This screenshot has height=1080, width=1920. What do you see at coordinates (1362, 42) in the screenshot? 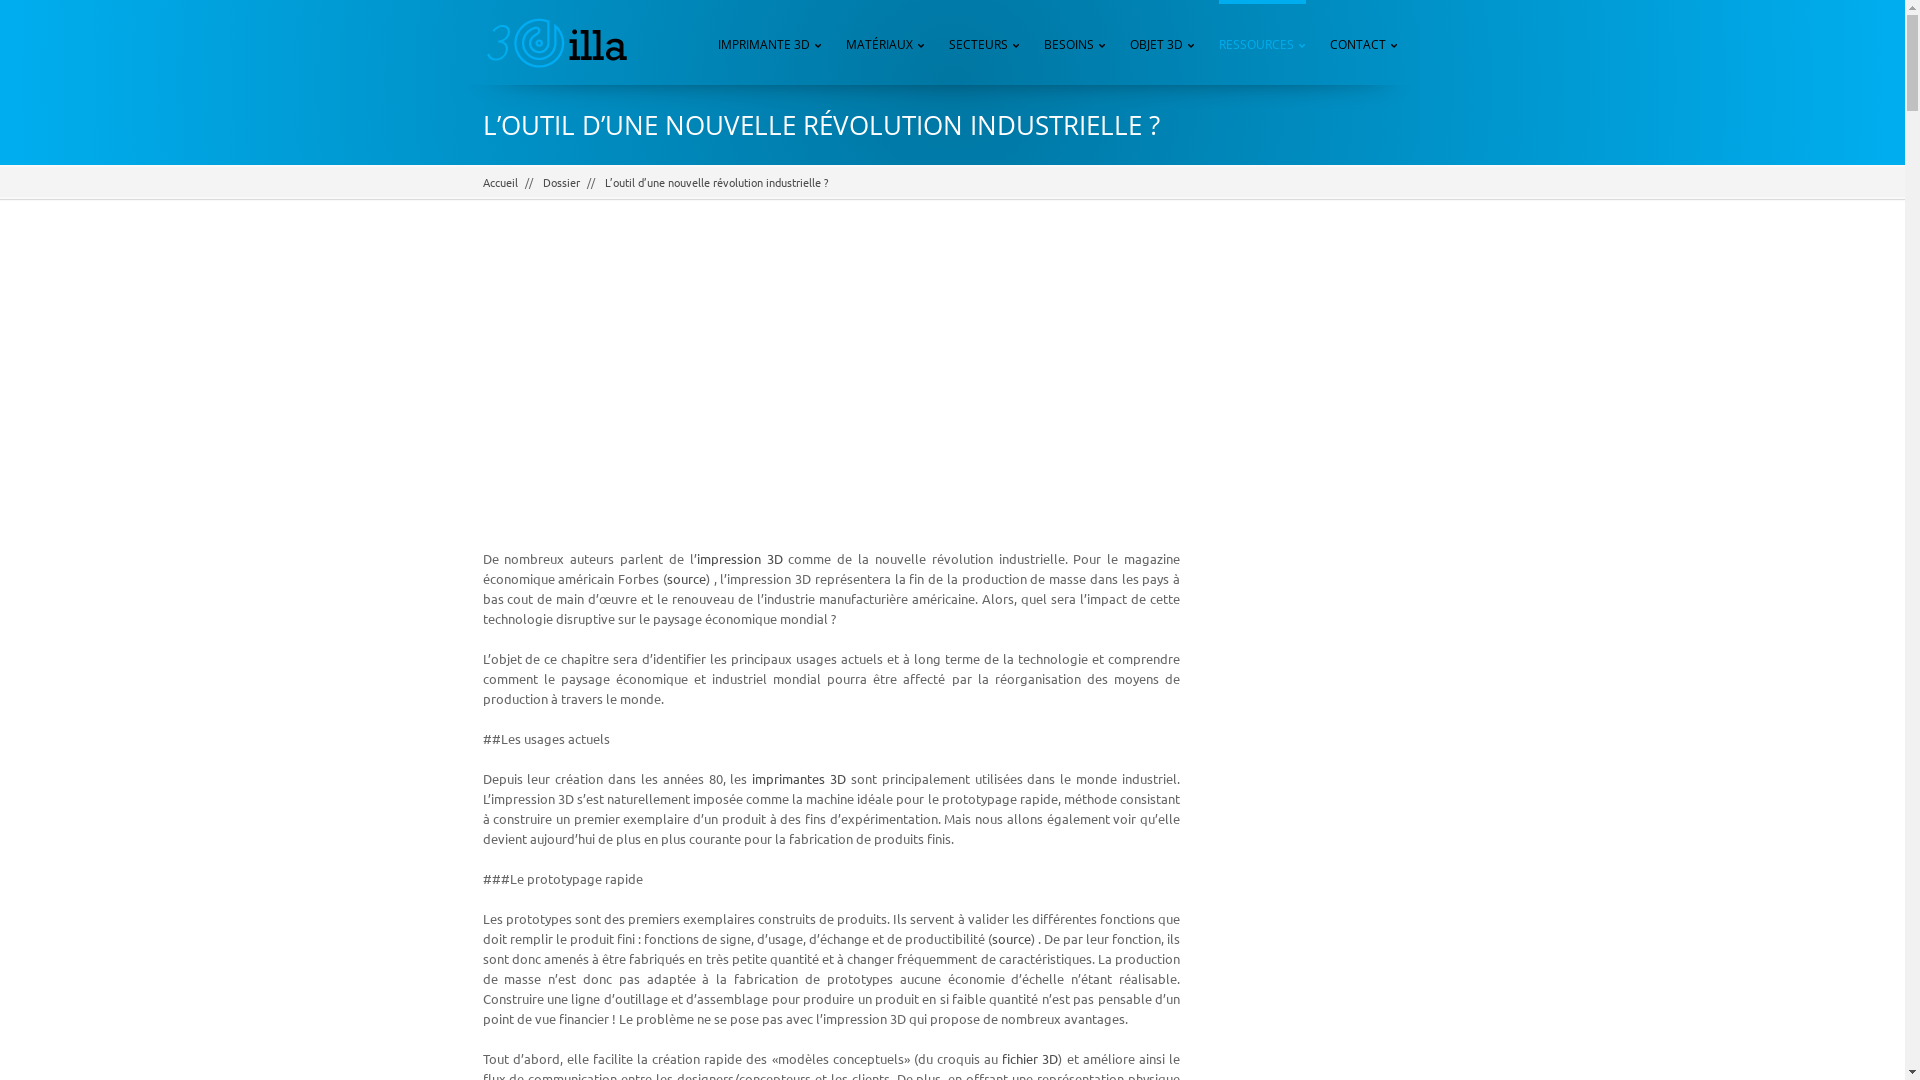
I see `'CONTACT'` at bounding box center [1362, 42].